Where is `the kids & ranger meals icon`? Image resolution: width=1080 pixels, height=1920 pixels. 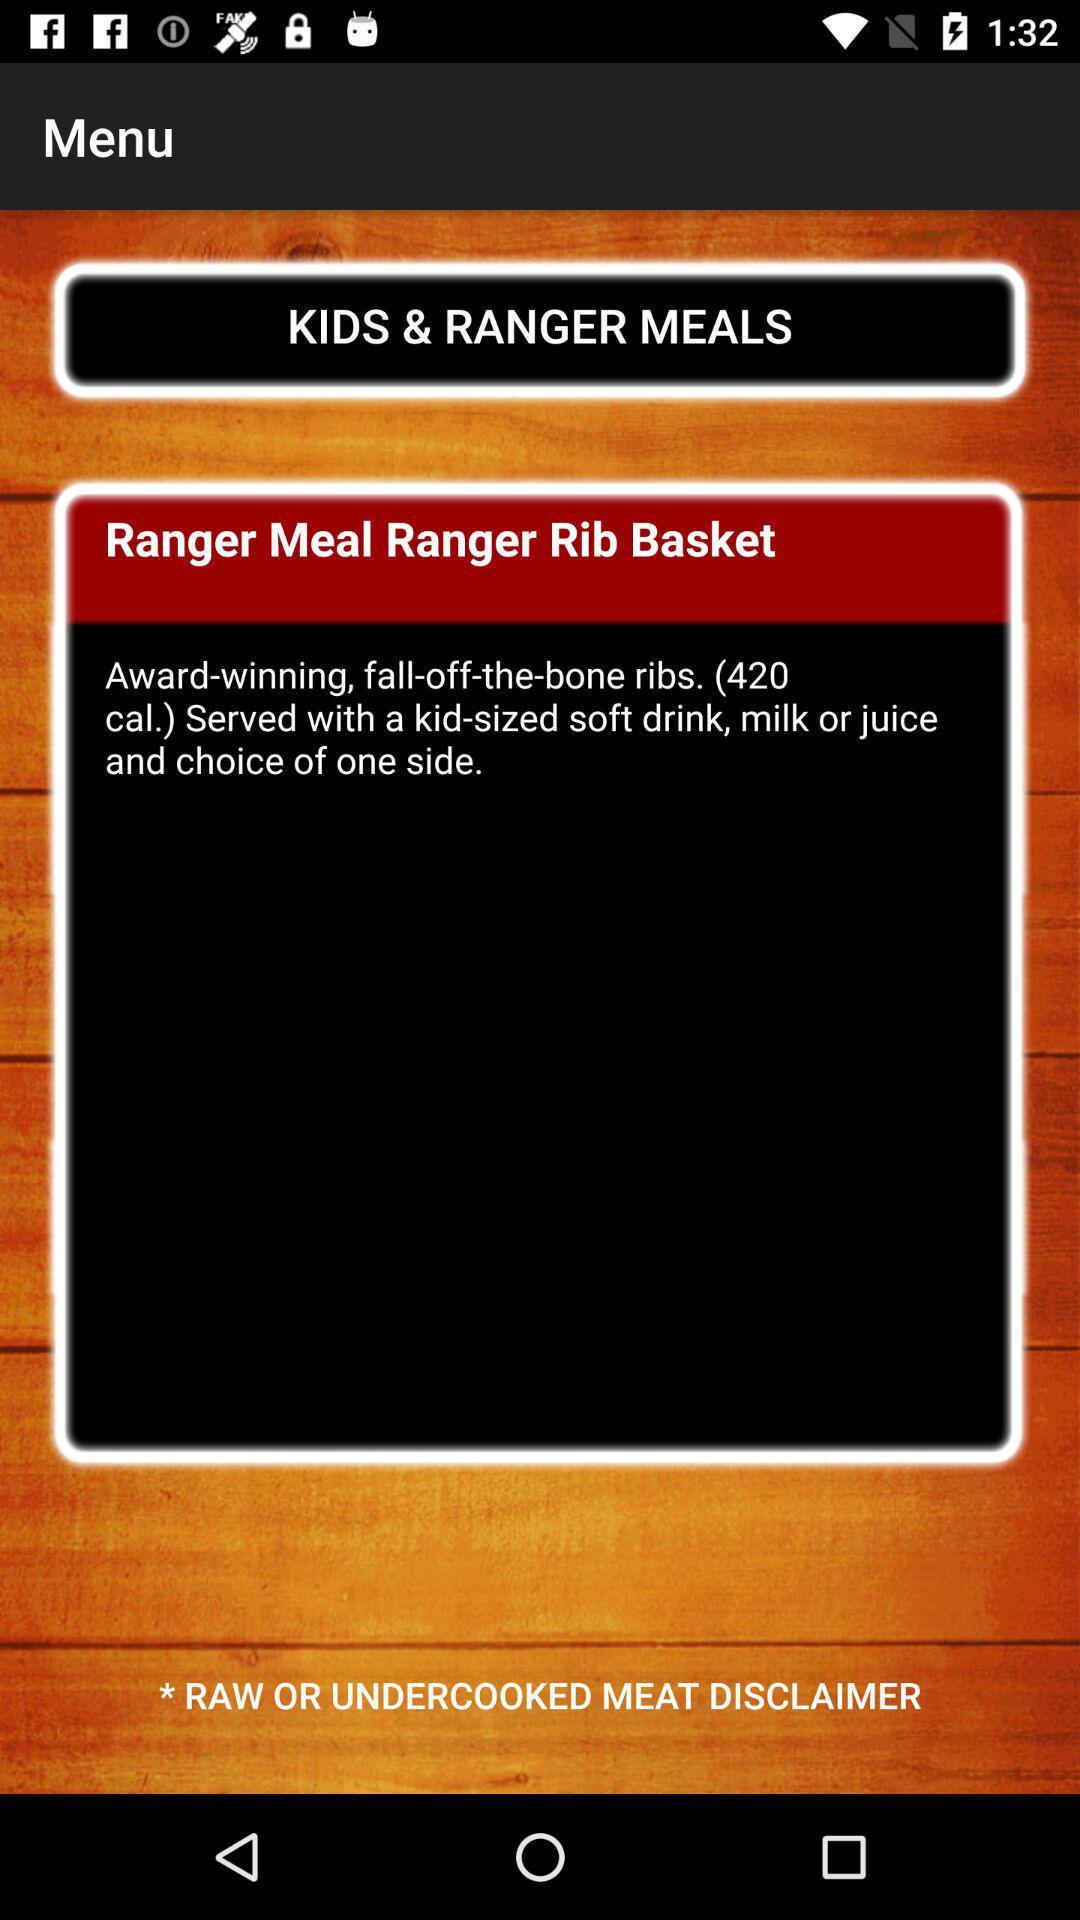
the kids & ranger meals icon is located at coordinates (540, 325).